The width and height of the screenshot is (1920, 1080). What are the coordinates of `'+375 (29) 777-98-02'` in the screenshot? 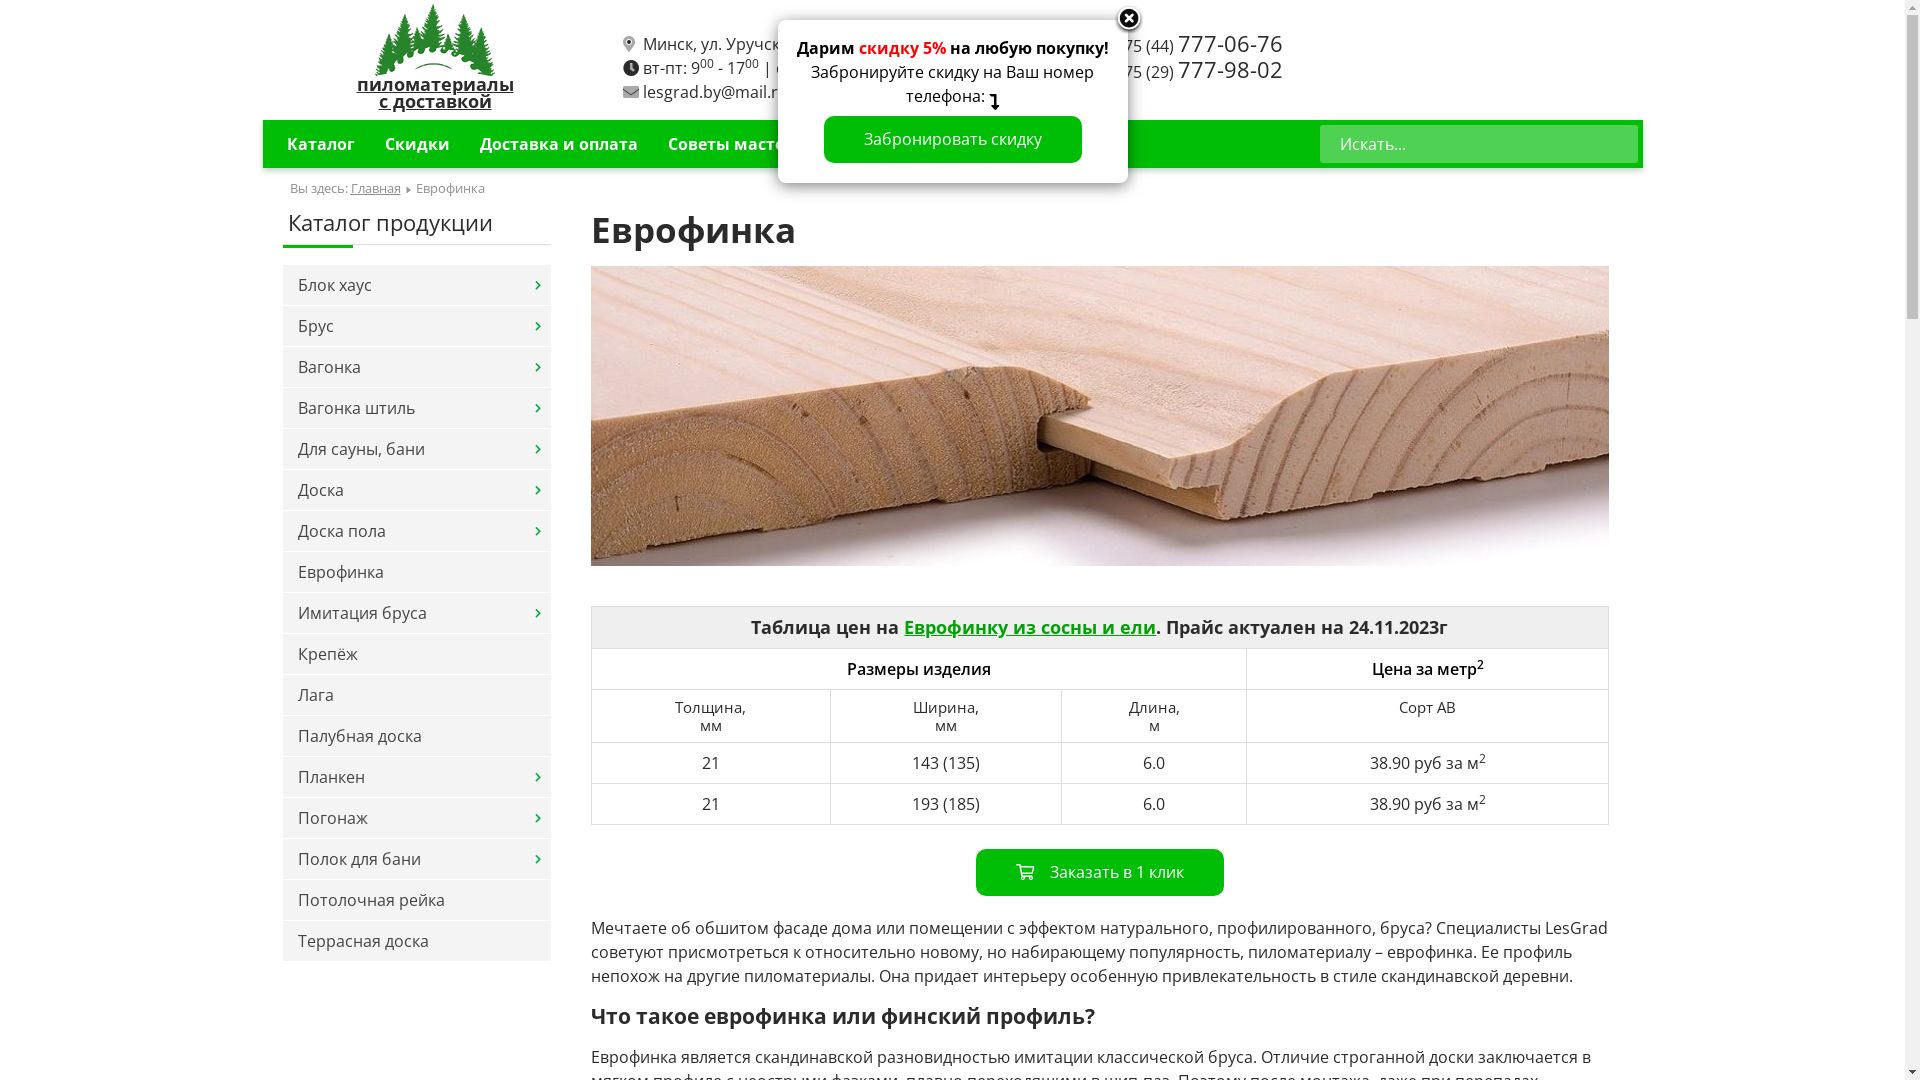 It's located at (1194, 71).